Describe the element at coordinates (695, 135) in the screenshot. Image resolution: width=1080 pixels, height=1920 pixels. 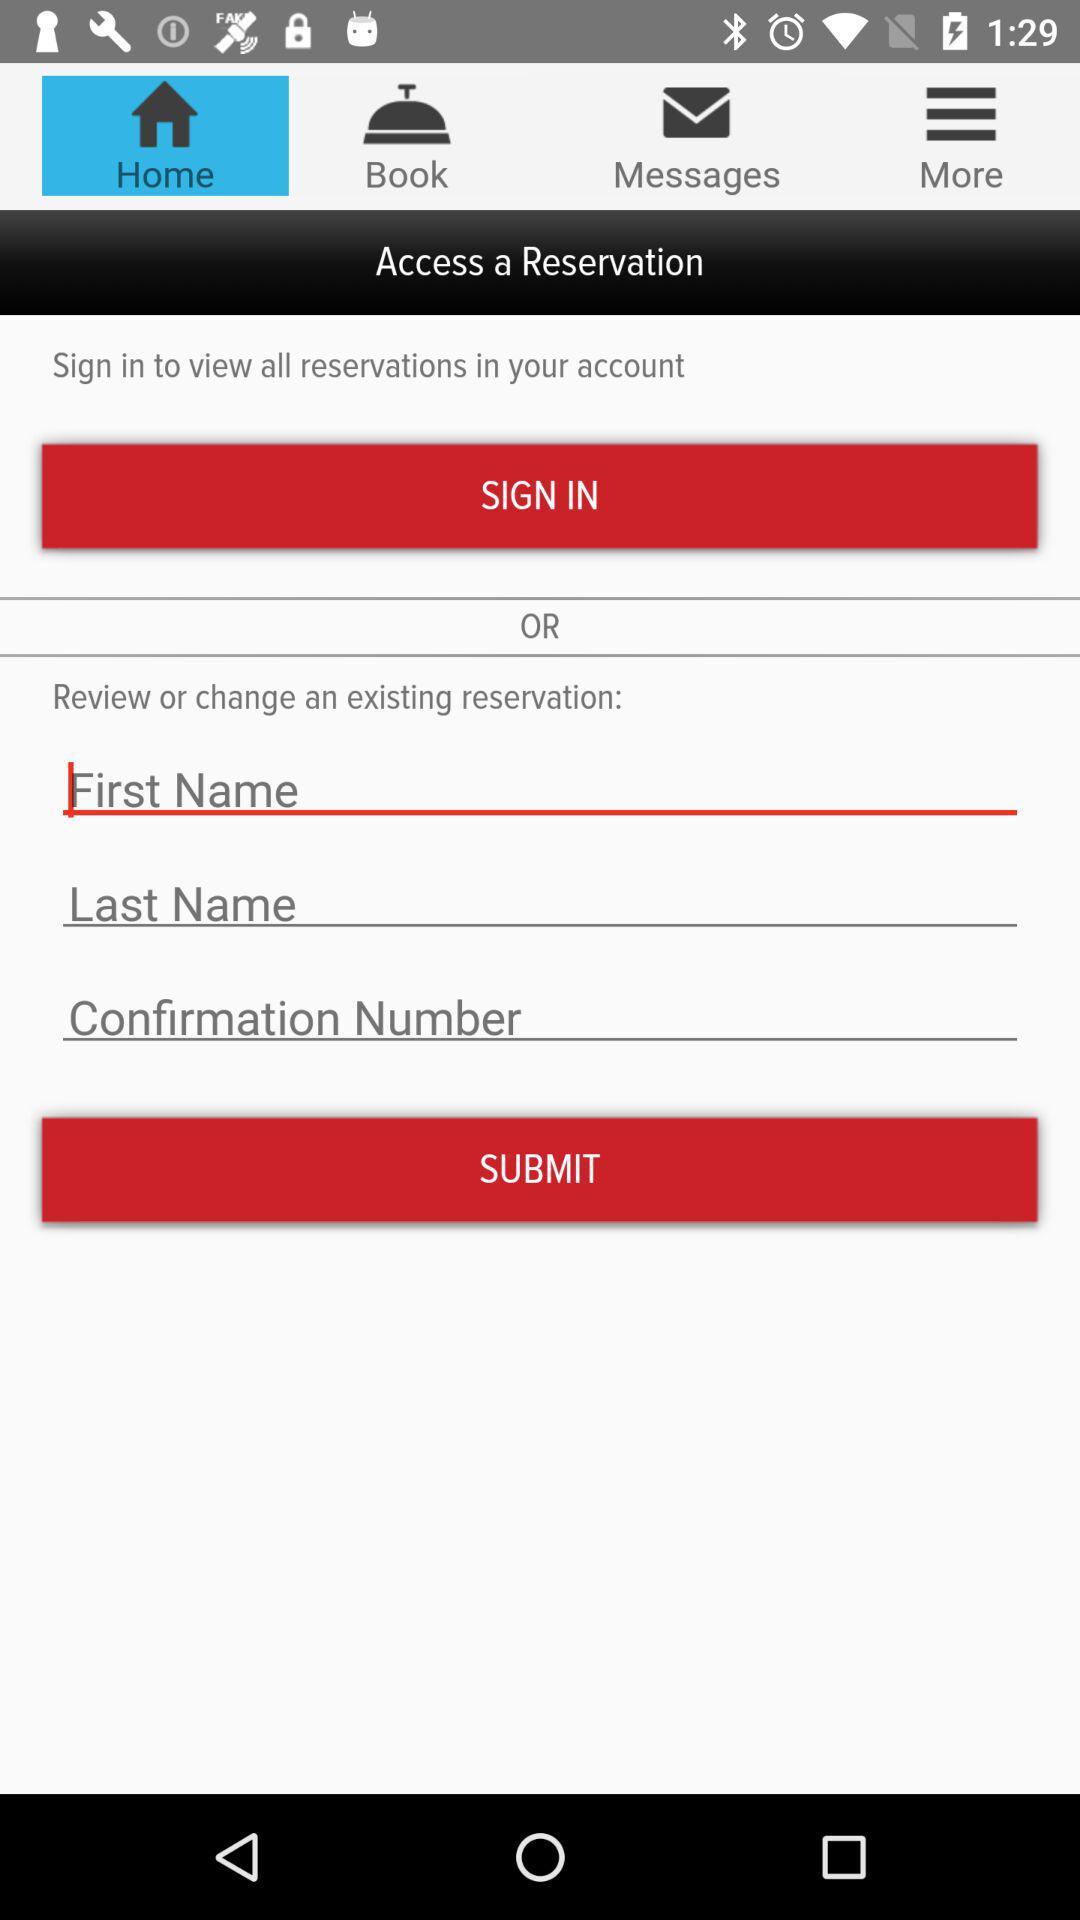
I see `the icon to the right of book item` at that location.